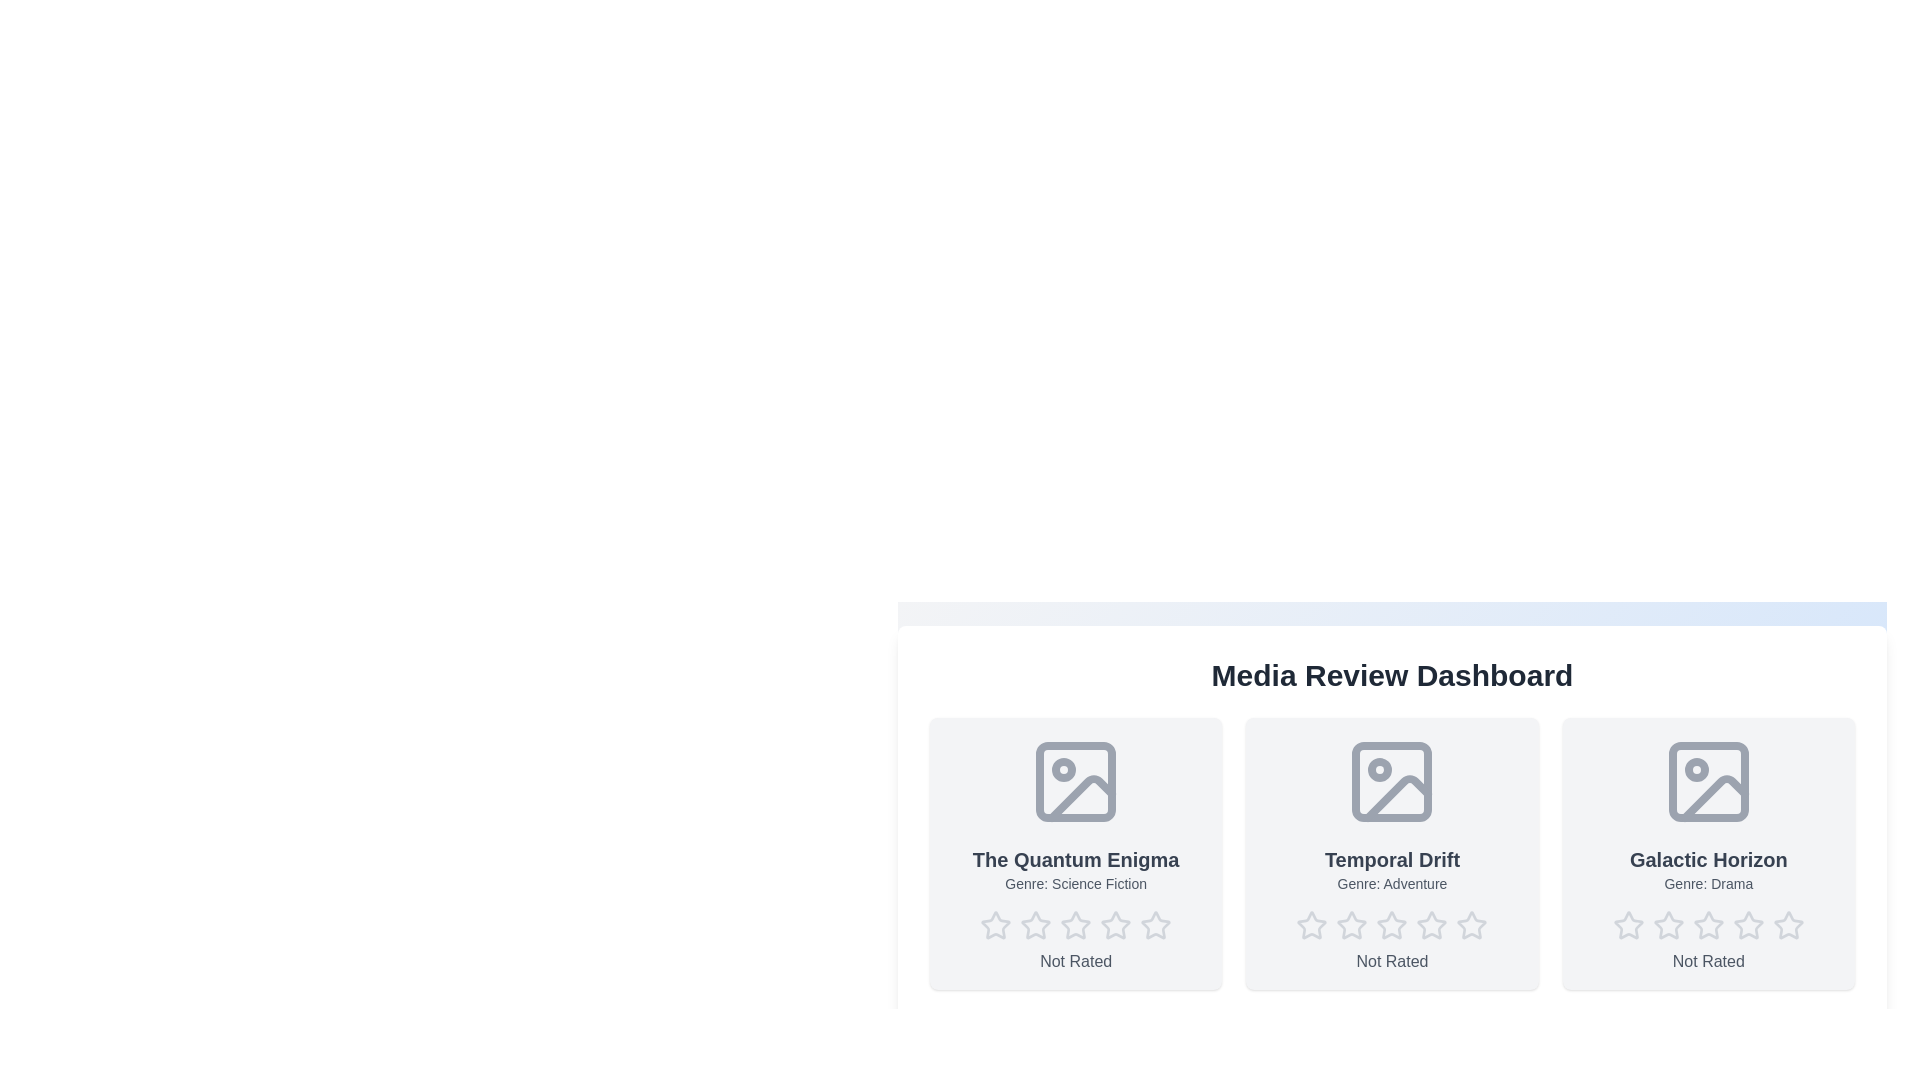 The image size is (1920, 1080). Describe the element at coordinates (1668, 925) in the screenshot. I see `the star corresponding to the desired rating 2 for the media item Galactic Horizon` at that location.